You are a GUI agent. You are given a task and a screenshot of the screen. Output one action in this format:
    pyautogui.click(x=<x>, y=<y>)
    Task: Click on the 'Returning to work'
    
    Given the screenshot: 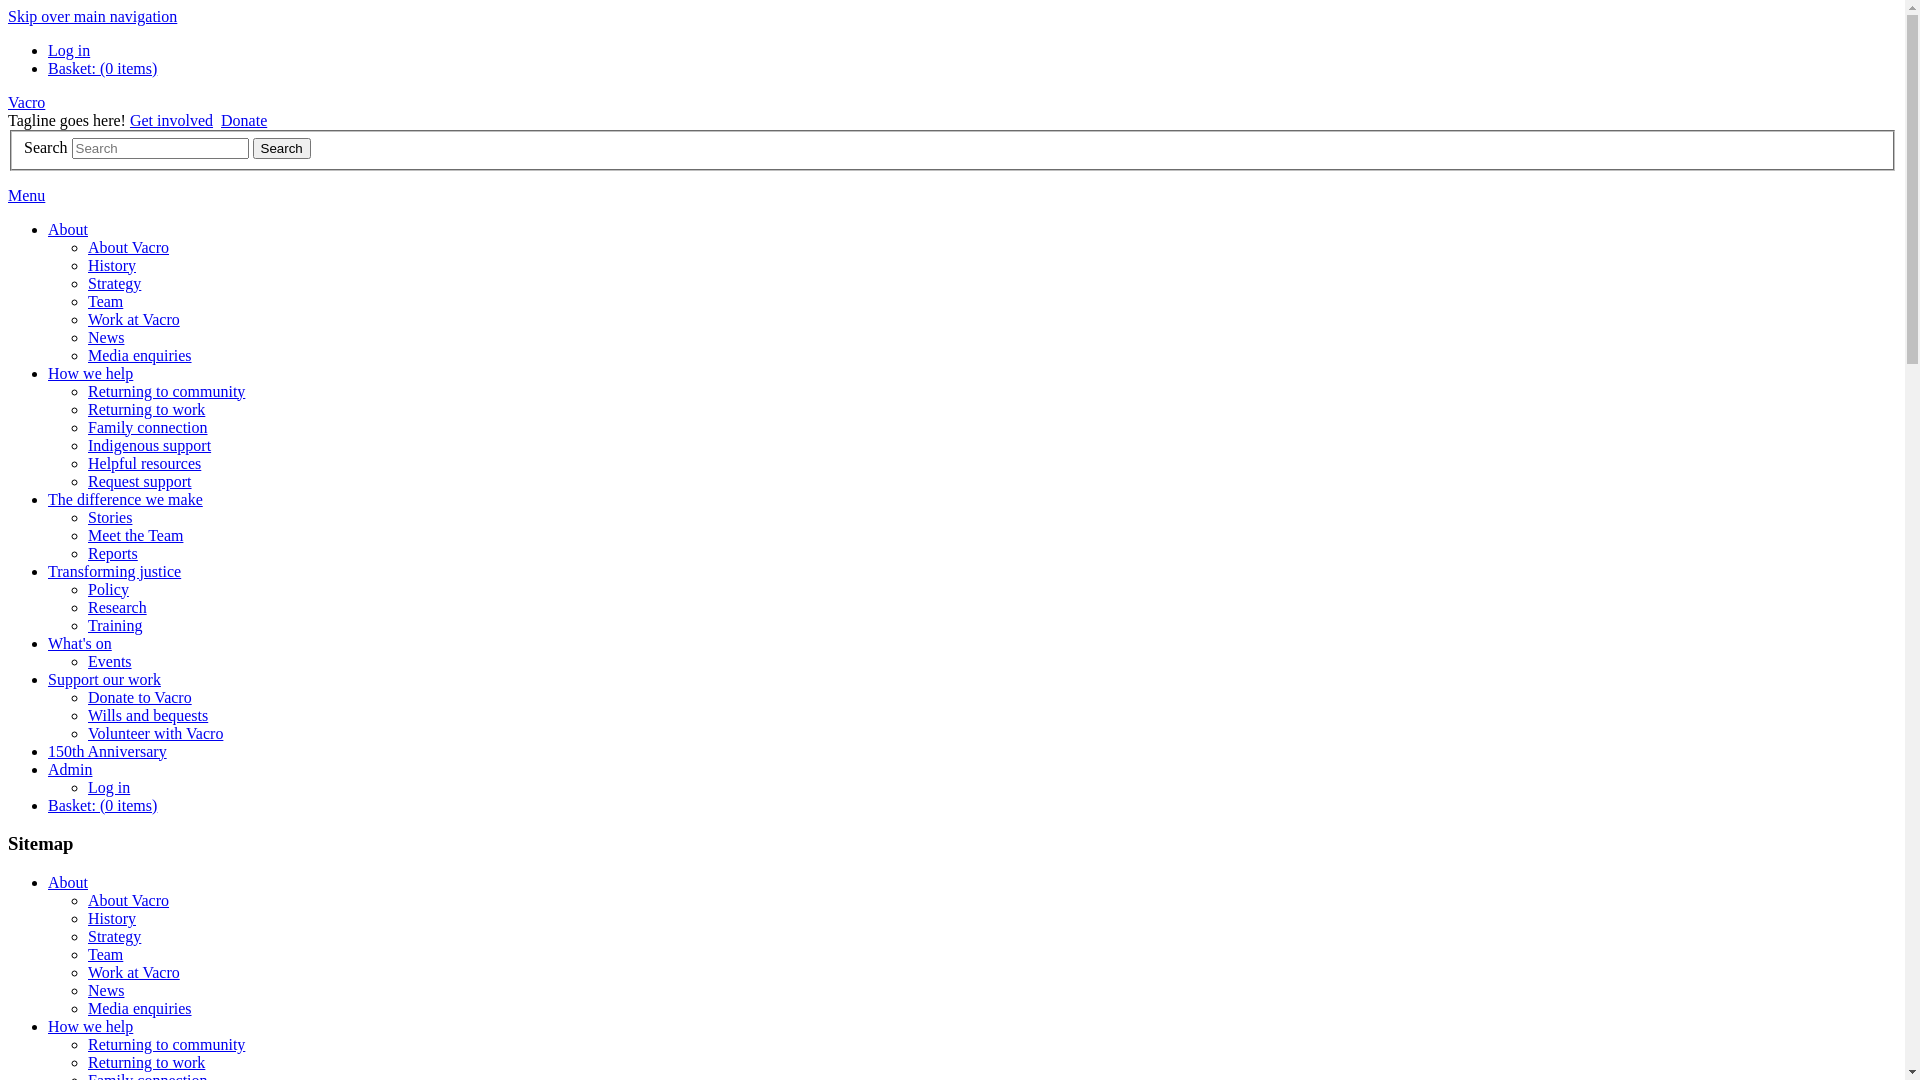 What is the action you would take?
    pyautogui.click(x=145, y=1061)
    